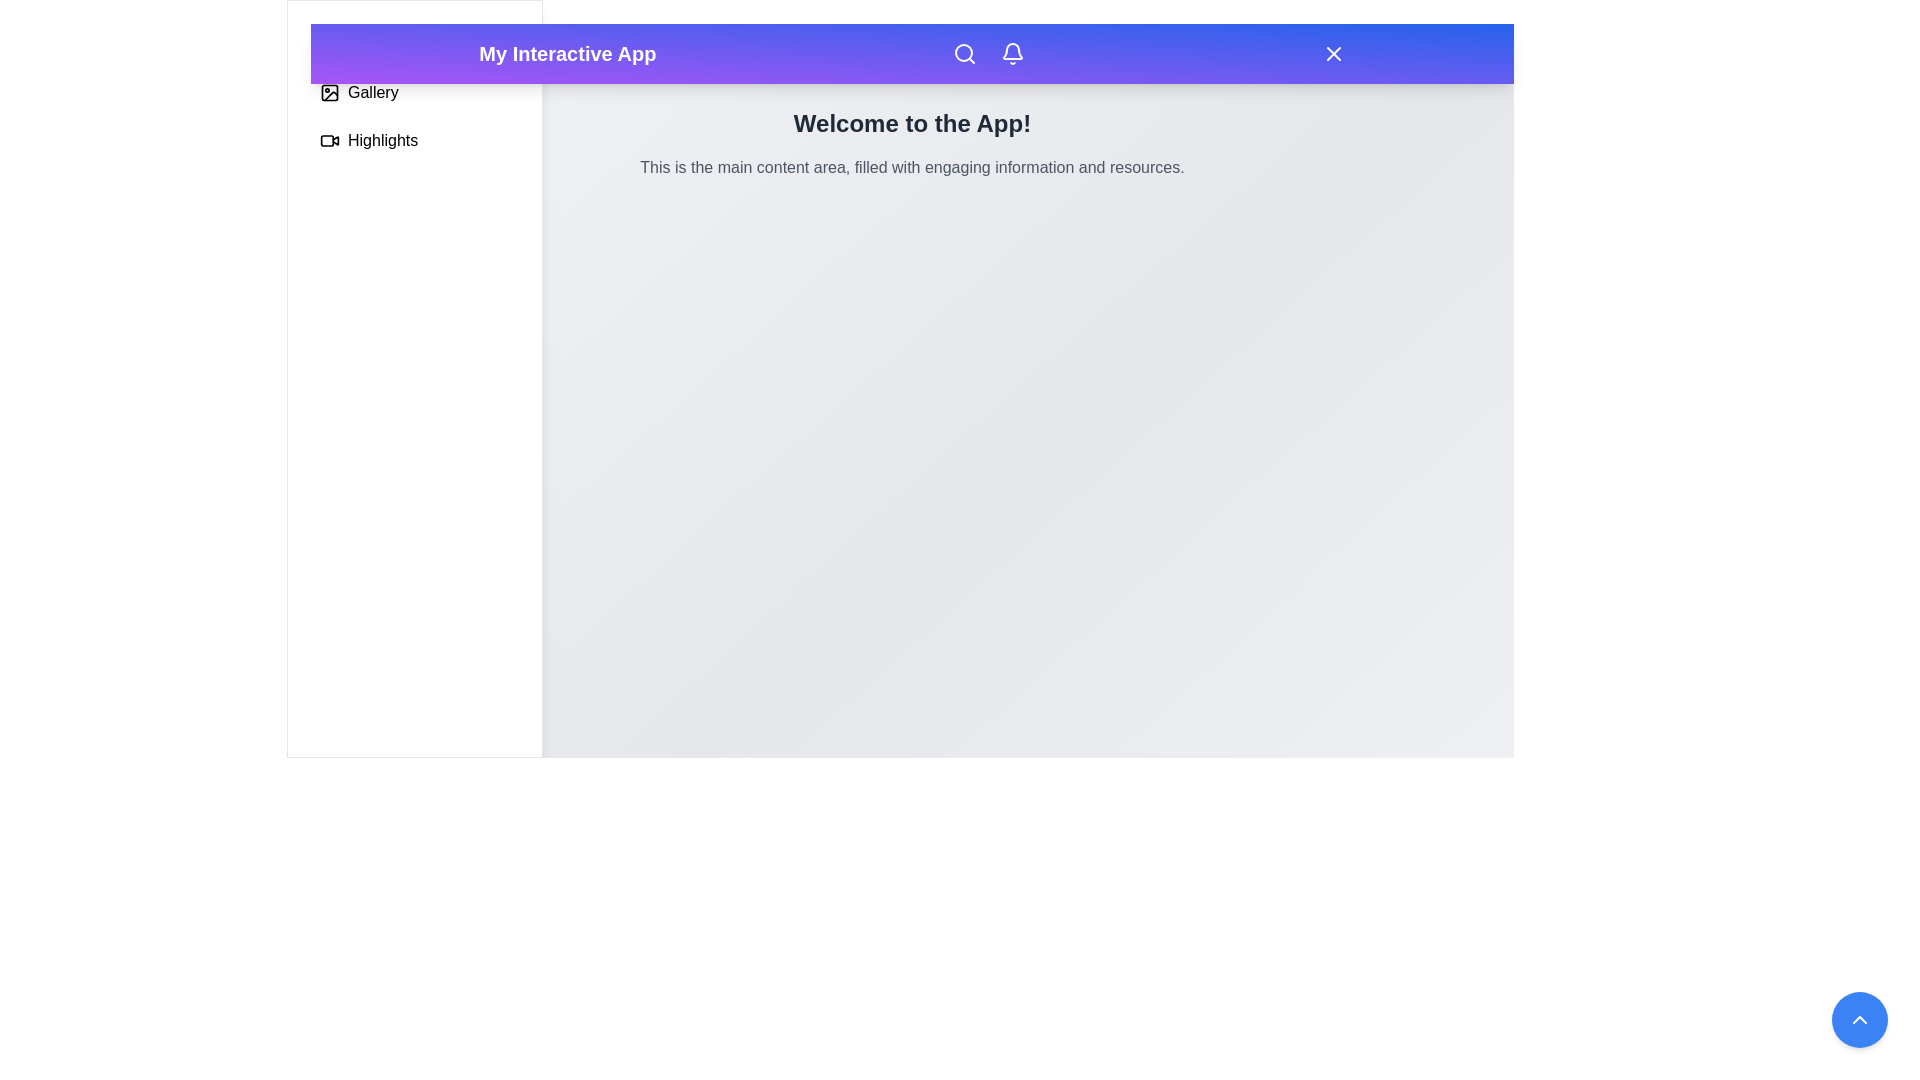  I want to click on the navigation button located at the top of the vertical list on the left side, so click(413, 45).